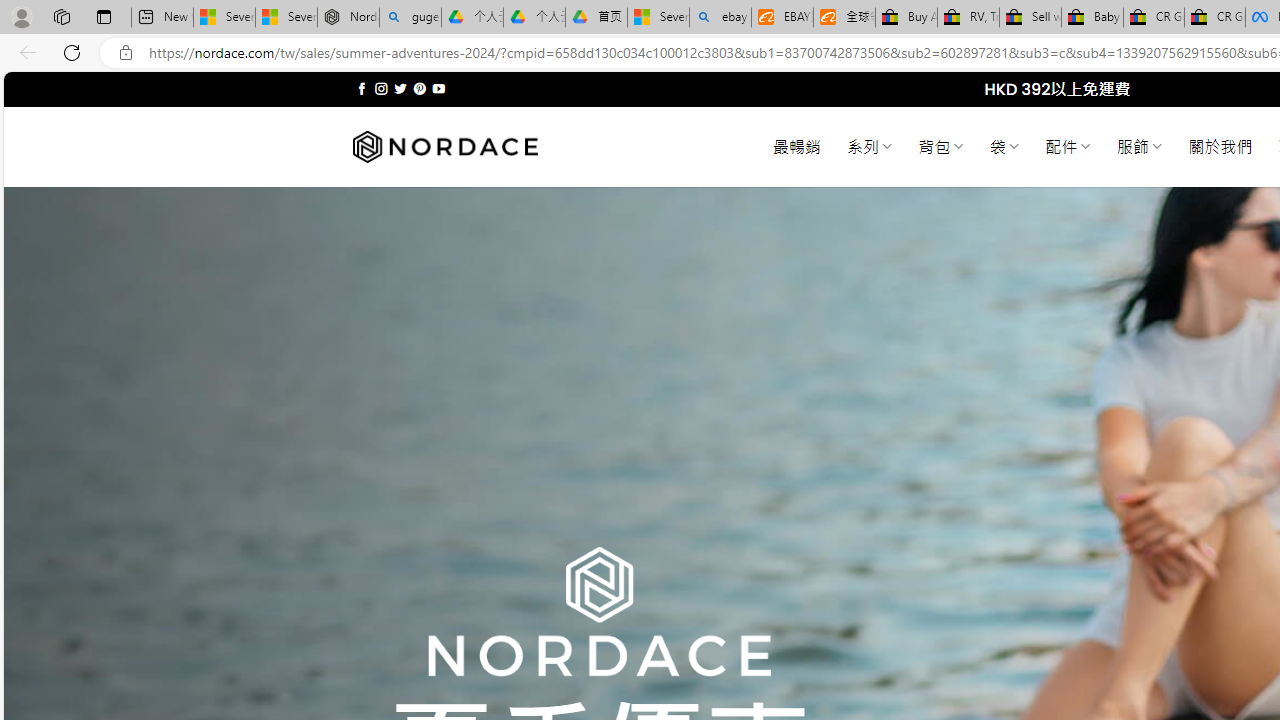 The height and width of the screenshot is (720, 1280). Describe the element at coordinates (409, 17) in the screenshot. I see `'guge yunpan - Search'` at that location.